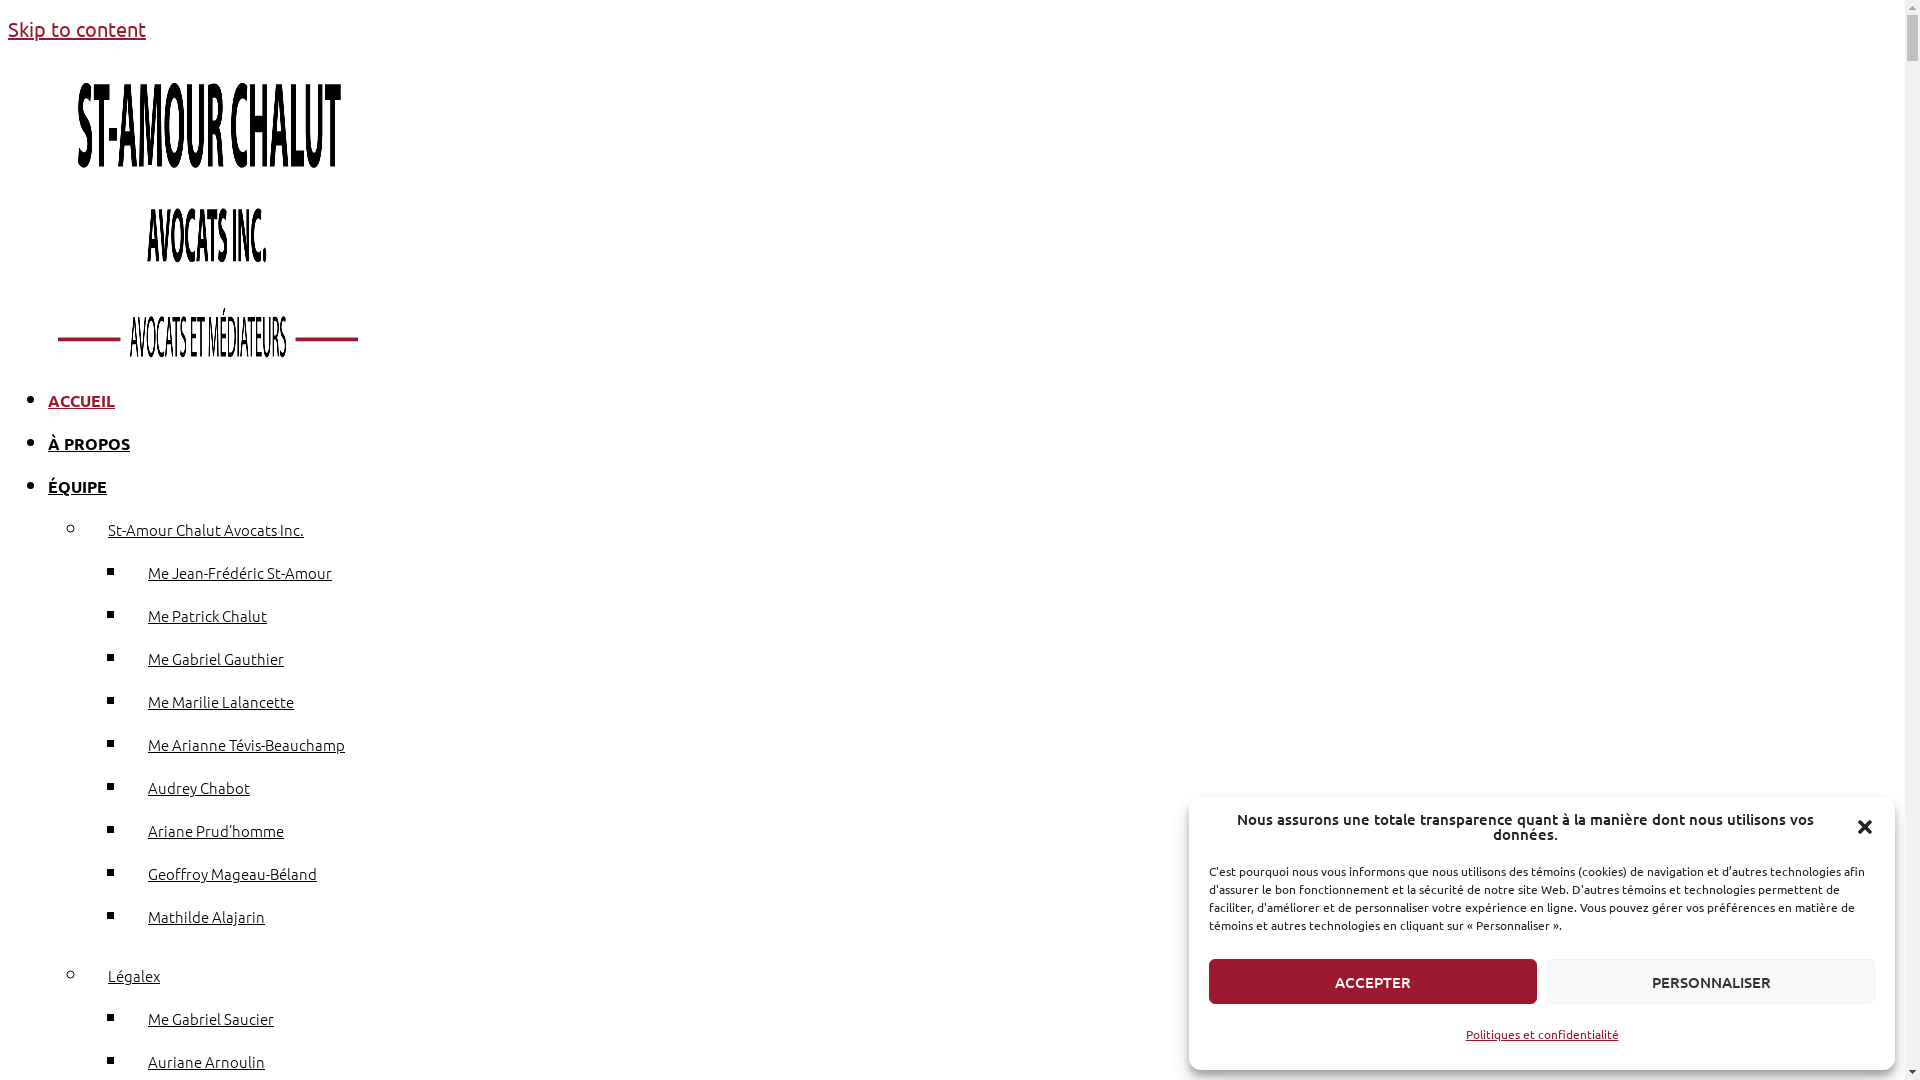  What do you see at coordinates (206, 916) in the screenshot?
I see `'Mathilde Alajarin'` at bounding box center [206, 916].